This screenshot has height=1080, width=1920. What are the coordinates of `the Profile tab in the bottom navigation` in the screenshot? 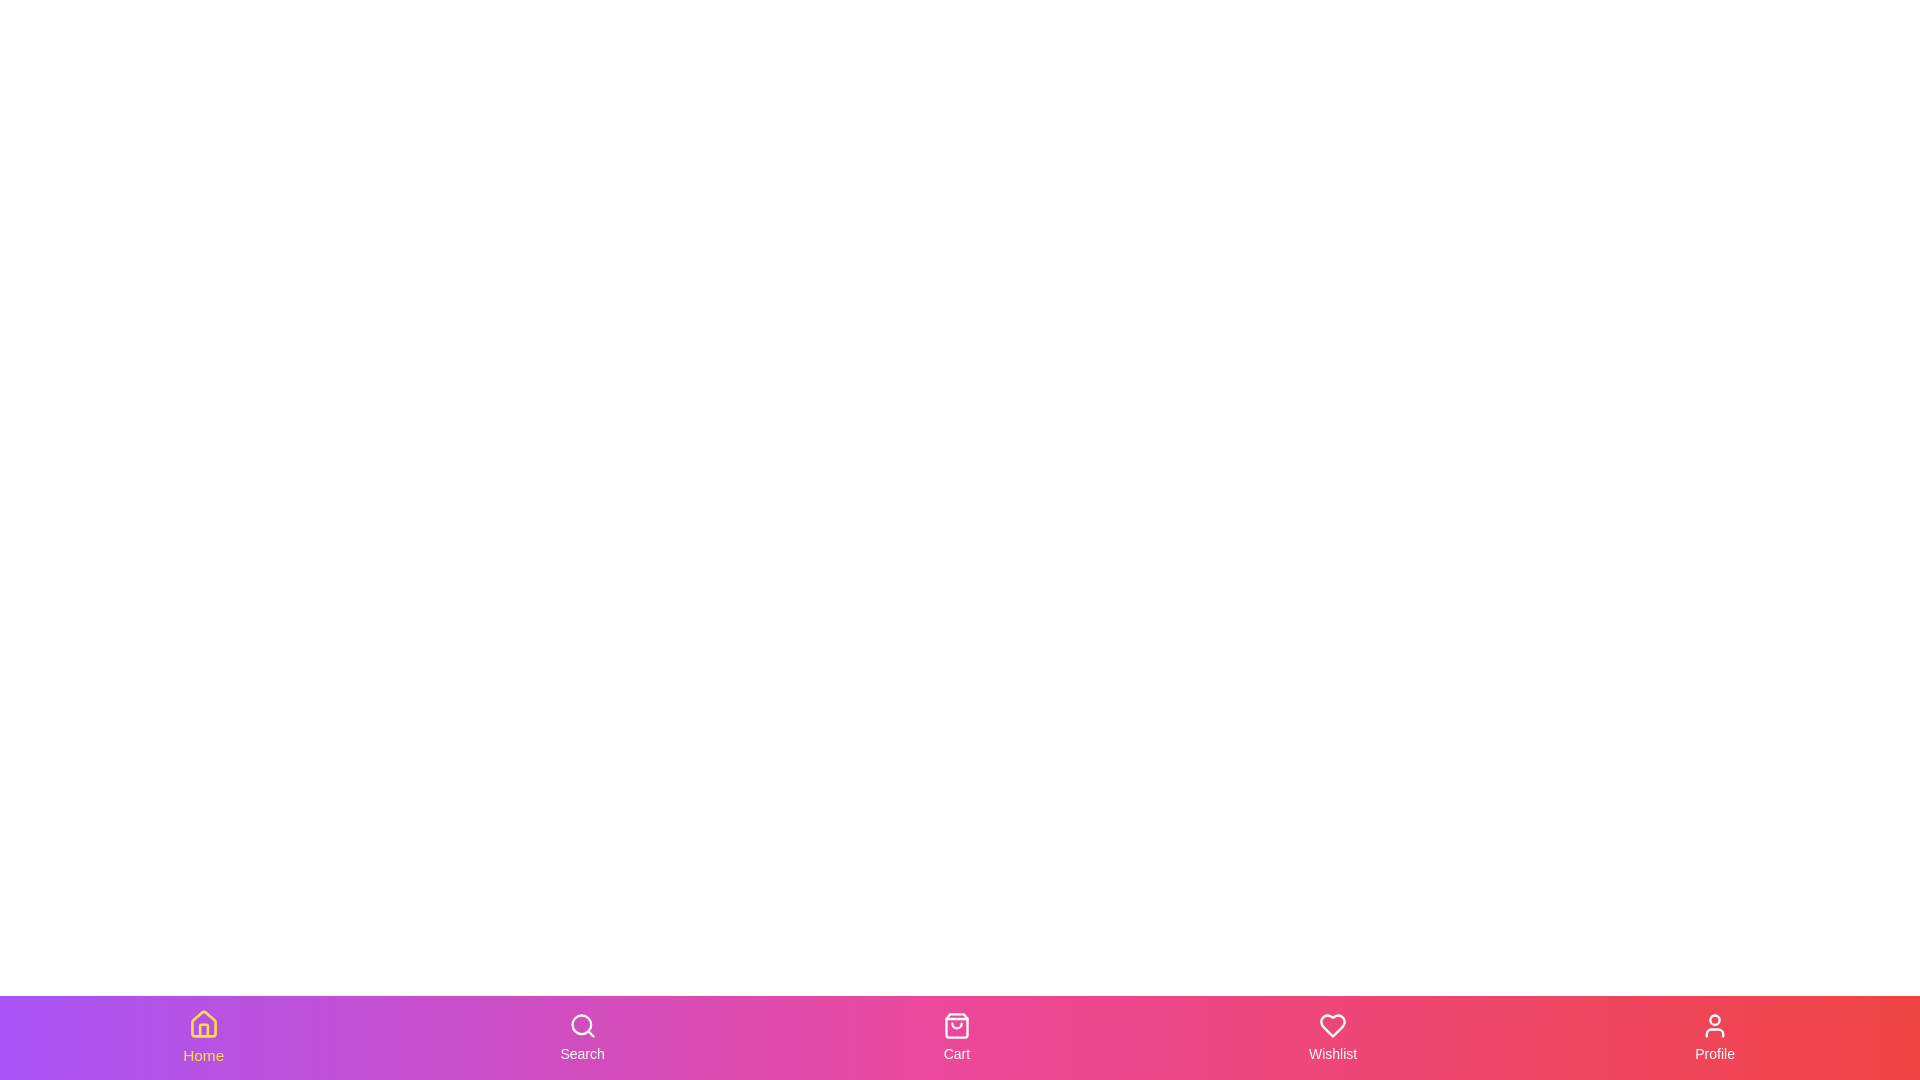 It's located at (1714, 1036).